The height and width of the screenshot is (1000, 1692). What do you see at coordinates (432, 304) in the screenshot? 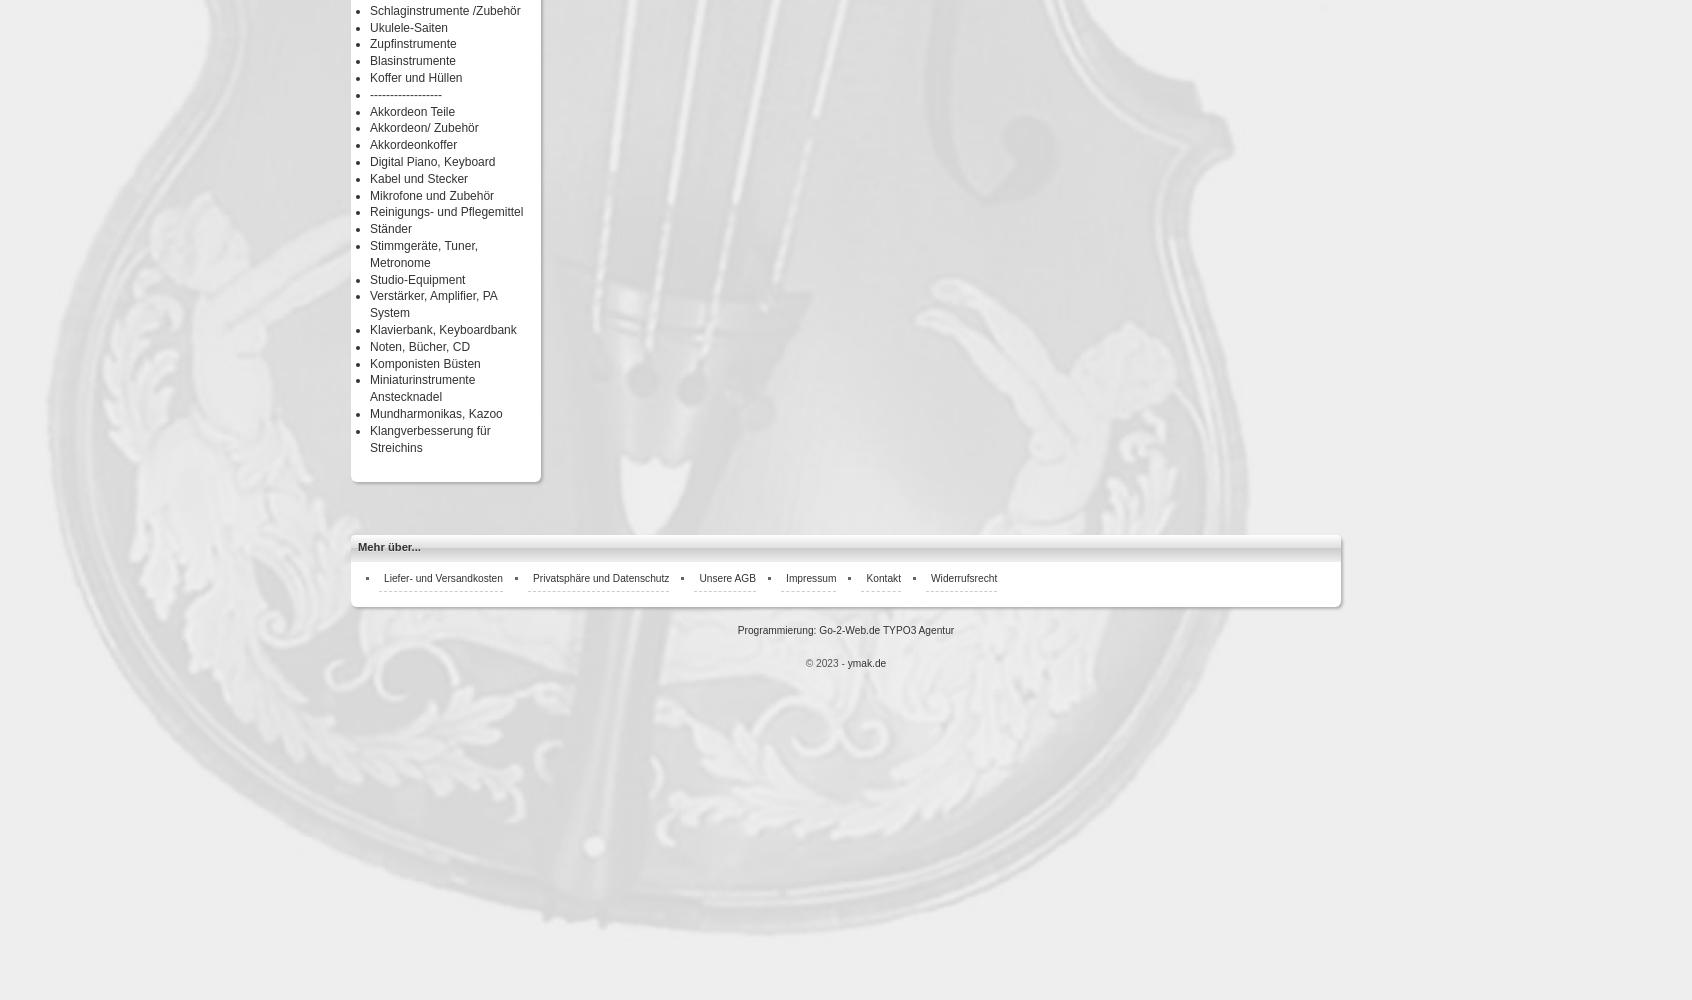
I see `'Verstärker, Amplifier, PA System'` at bounding box center [432, 304].